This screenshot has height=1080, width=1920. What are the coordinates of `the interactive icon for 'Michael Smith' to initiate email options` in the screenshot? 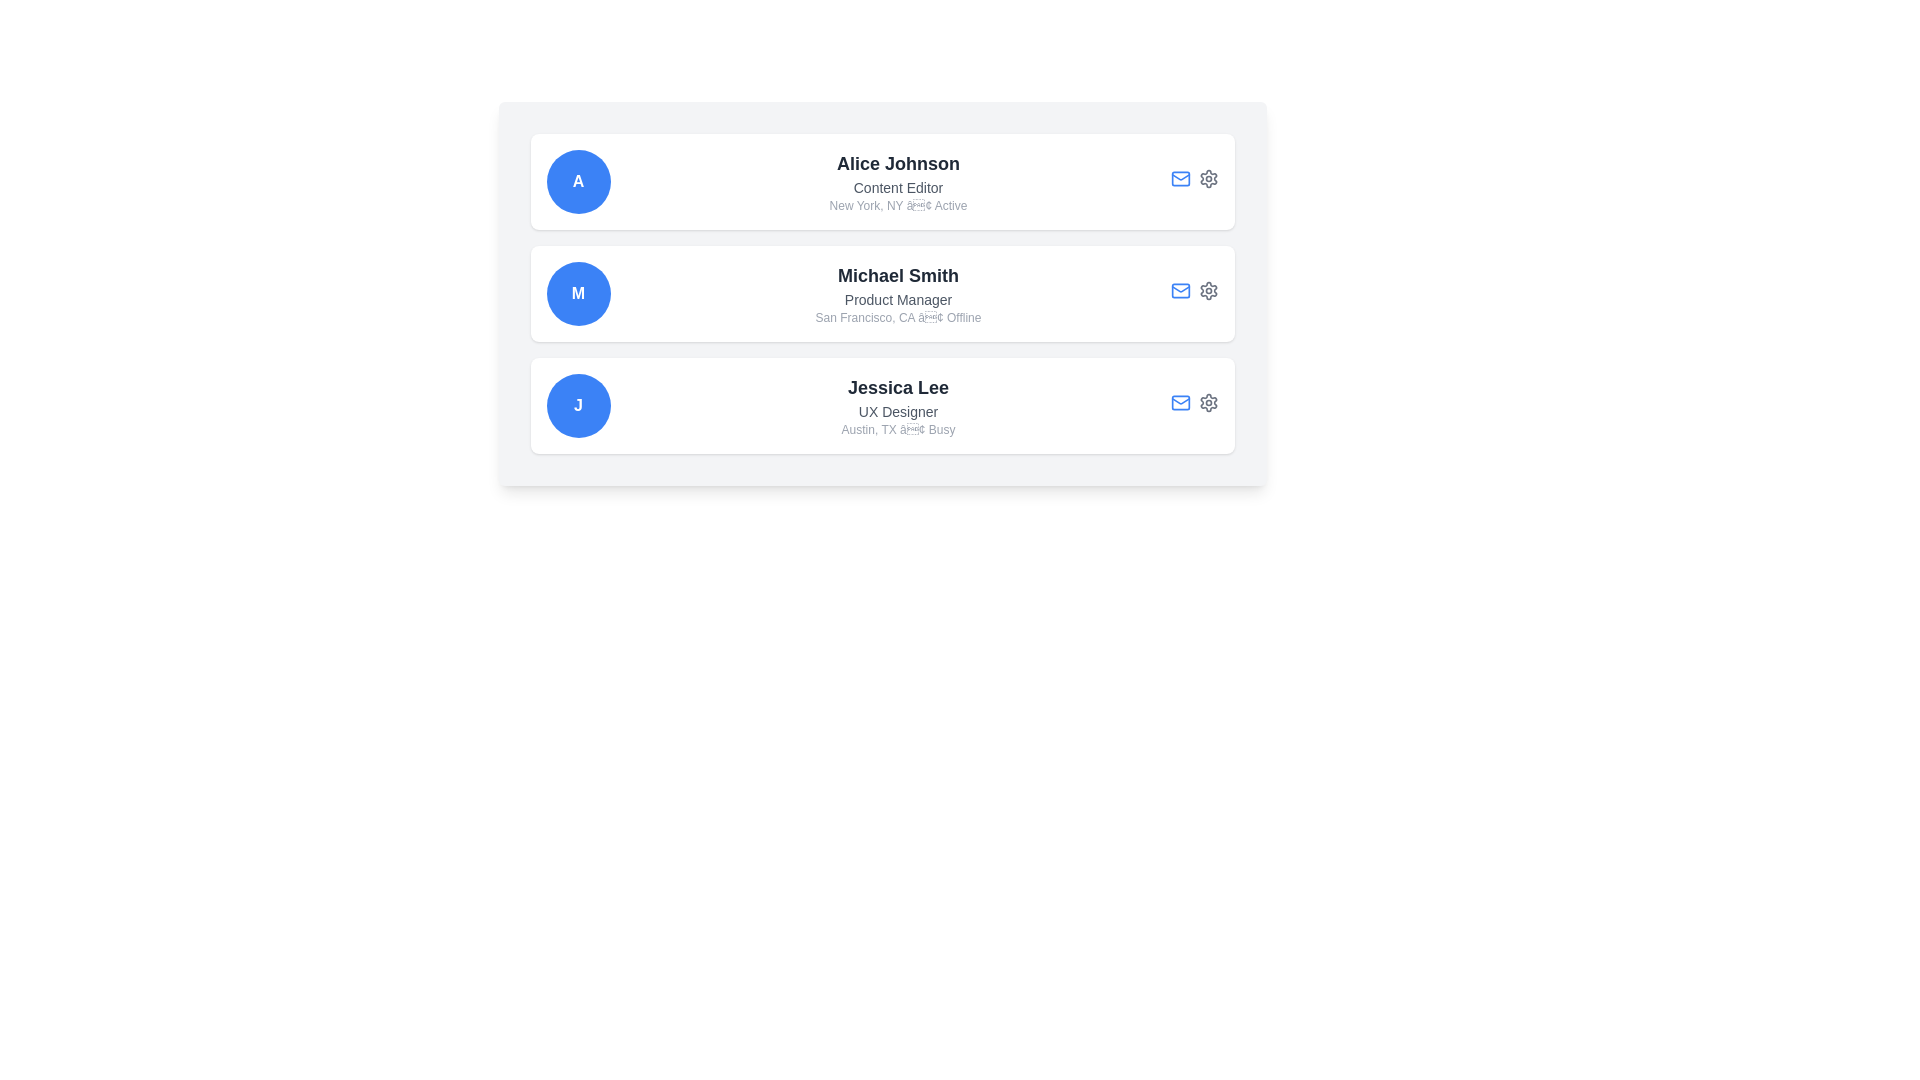 It's located at (1180, 289).